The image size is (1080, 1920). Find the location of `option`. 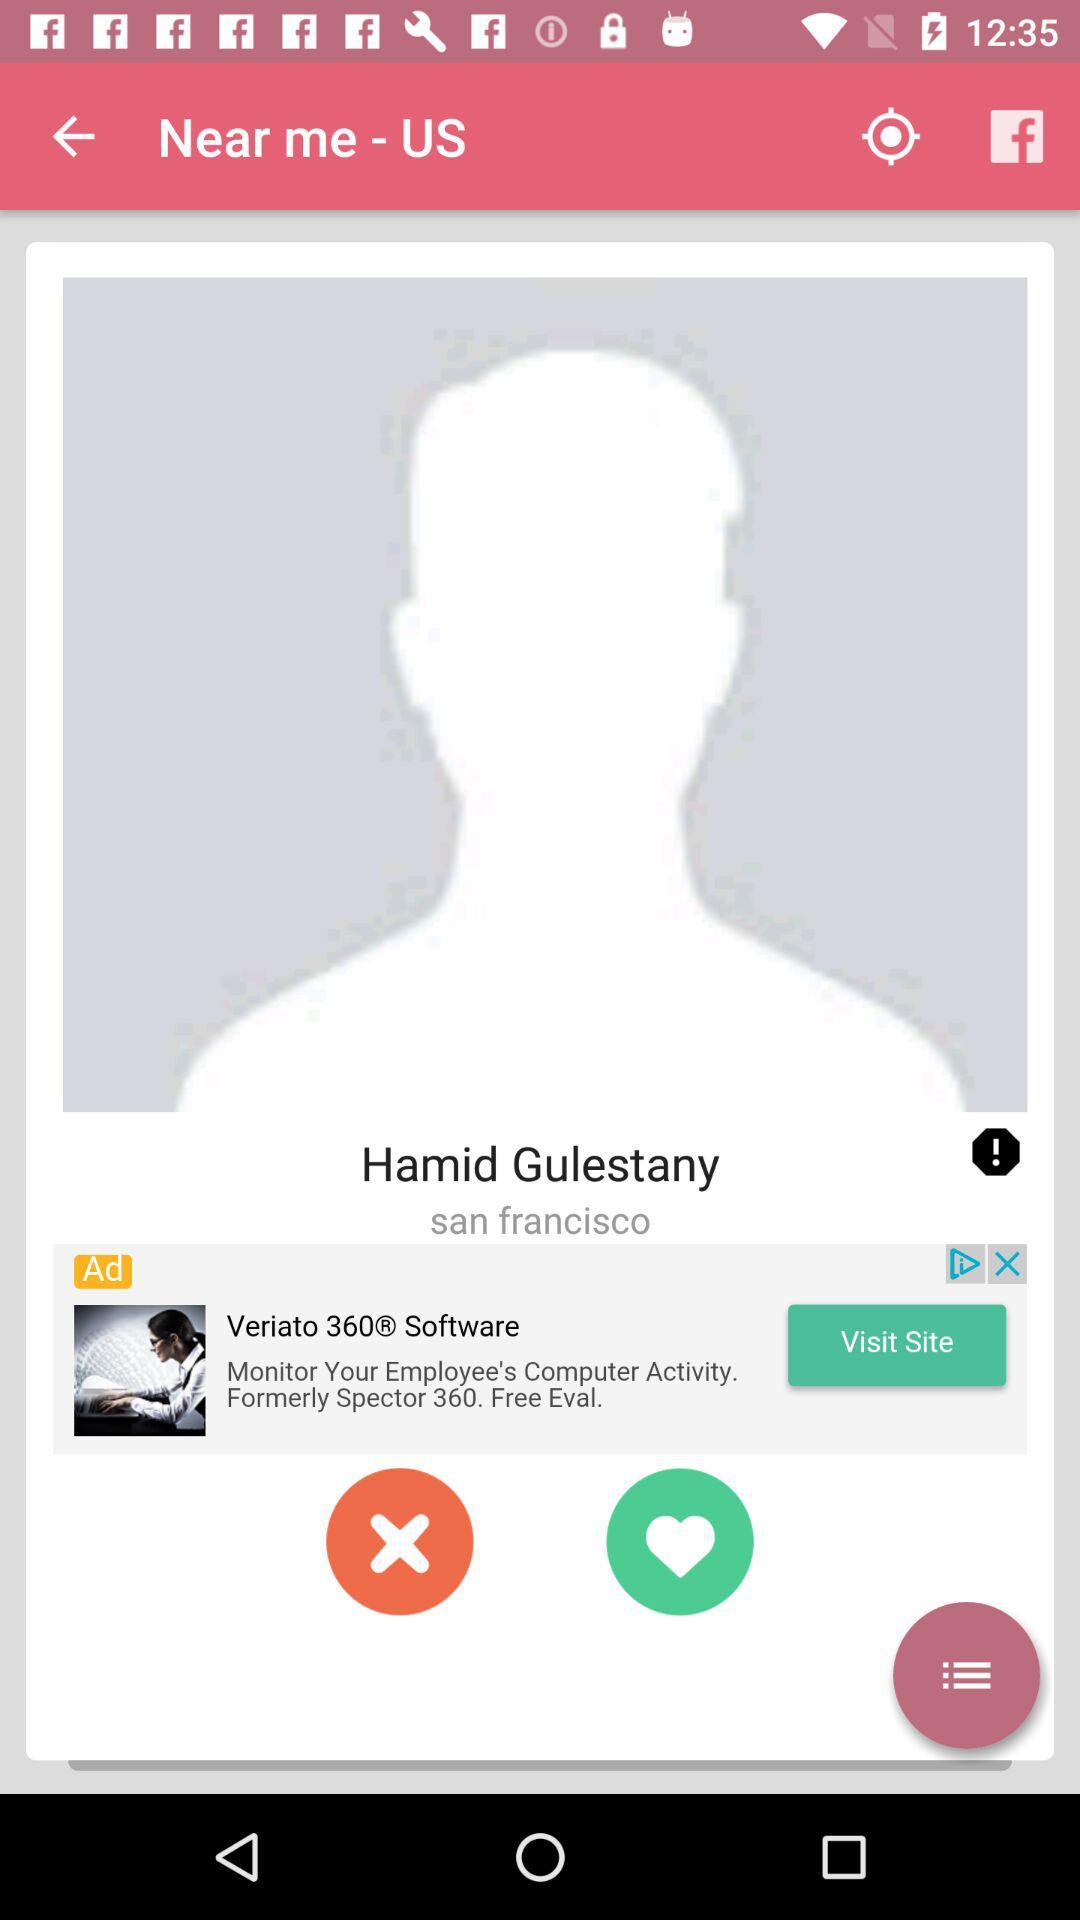

option is located at coordinates (400, 1540).